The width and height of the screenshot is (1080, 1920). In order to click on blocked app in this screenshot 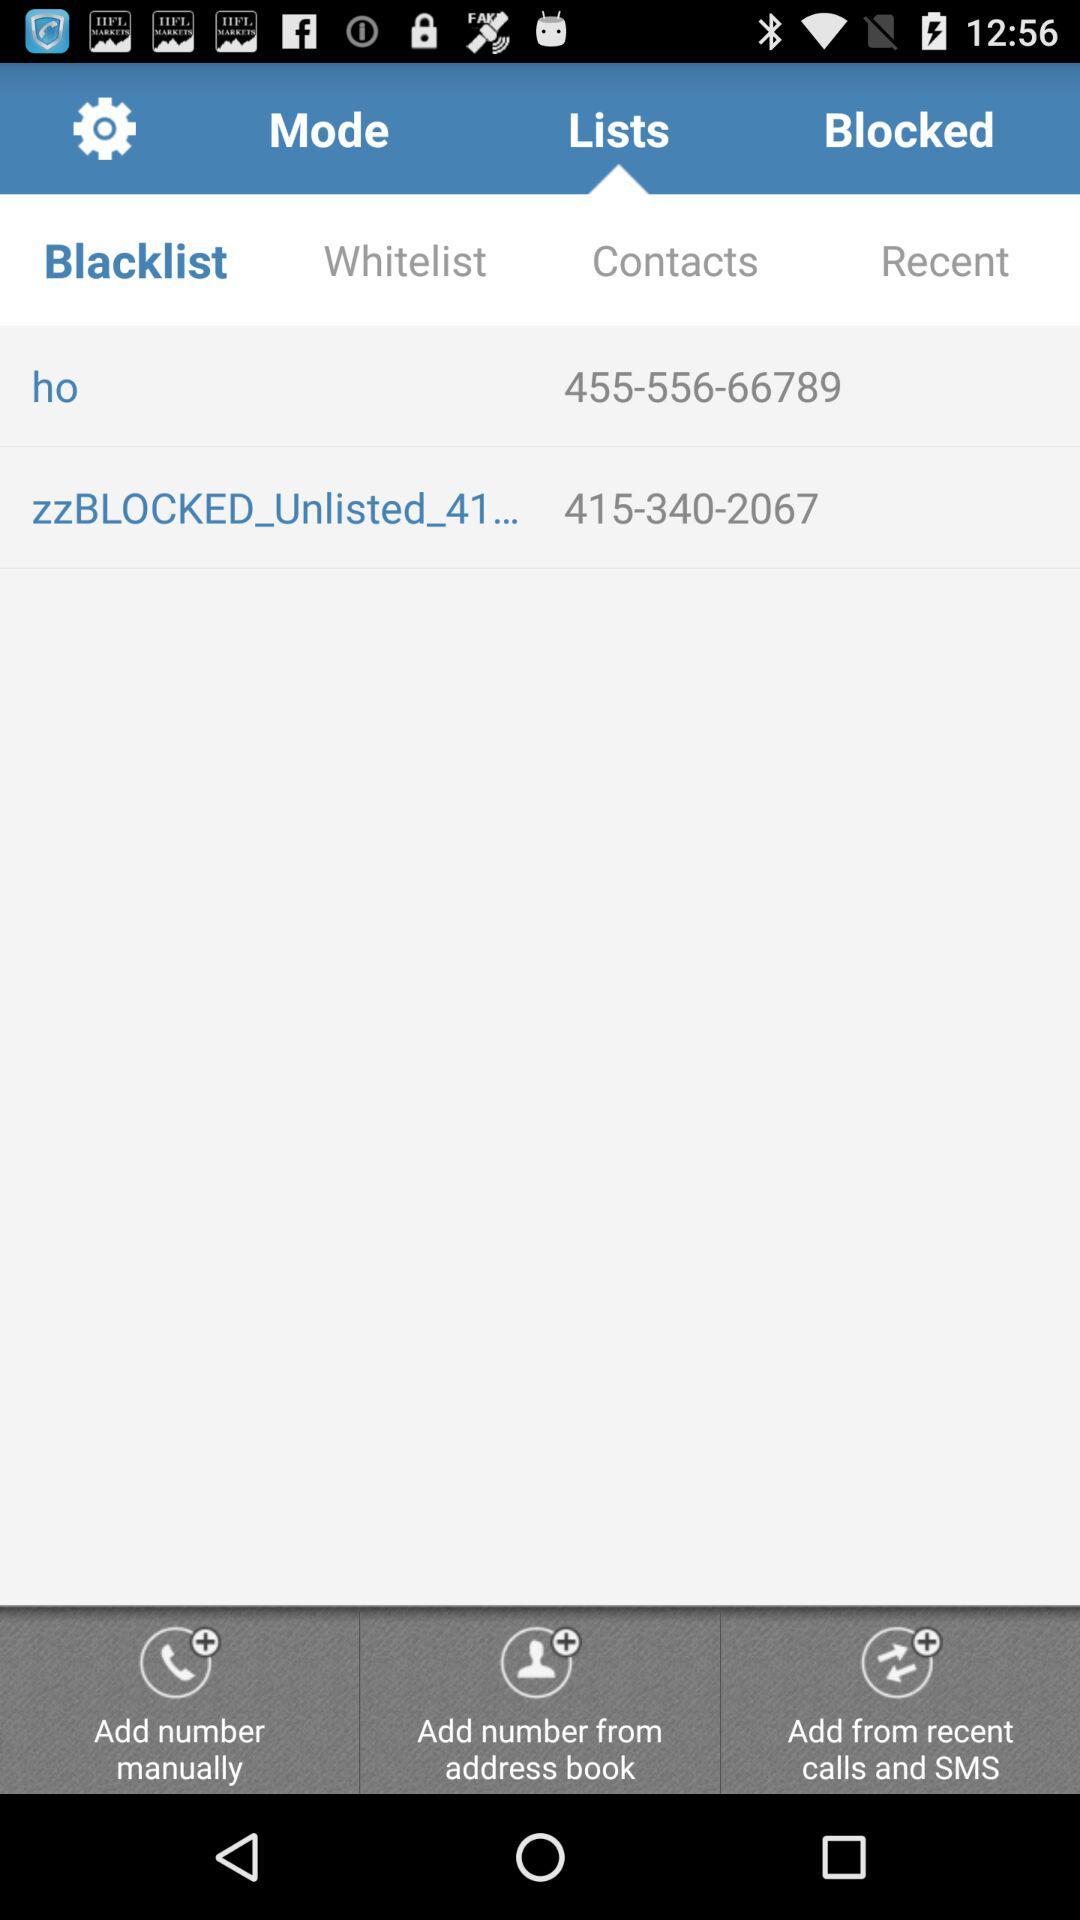, I will do `click(909, 127)`.